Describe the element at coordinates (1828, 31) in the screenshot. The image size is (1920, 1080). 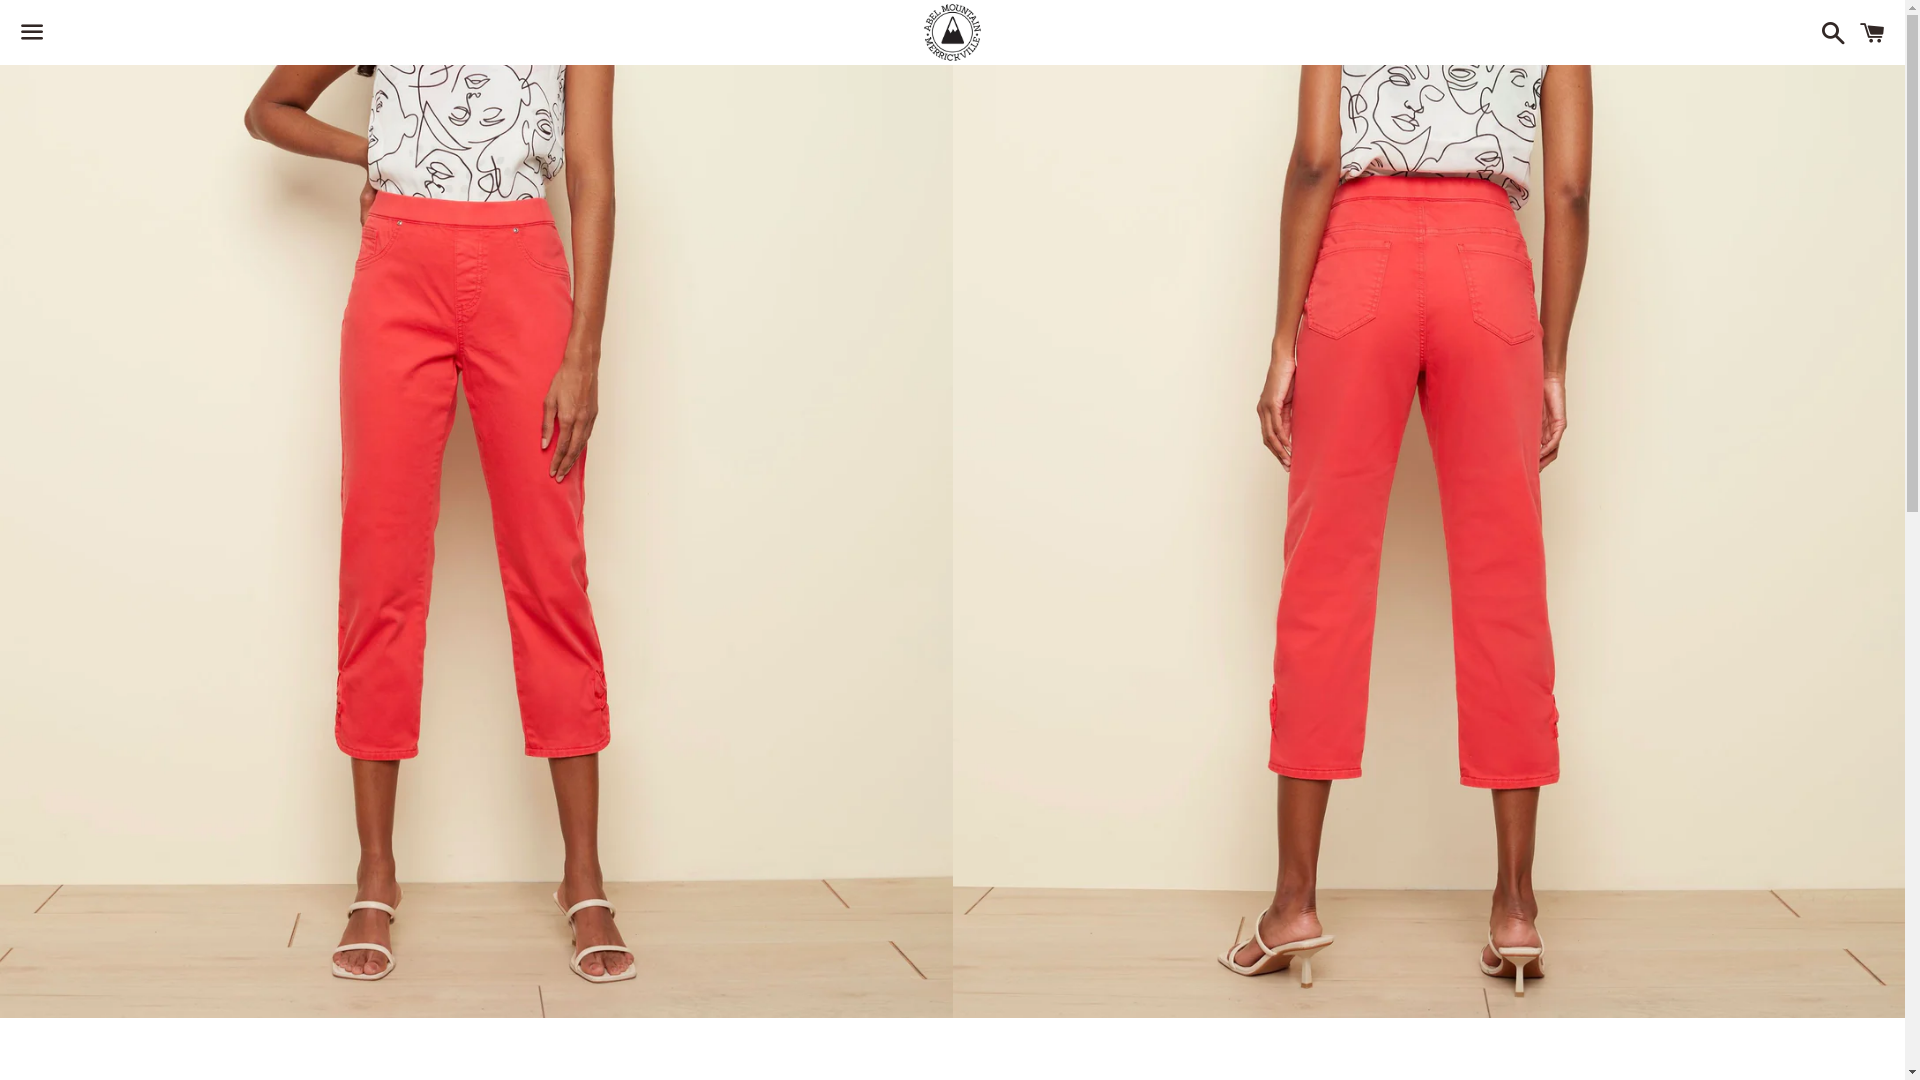
I see `'Search'` at that location.